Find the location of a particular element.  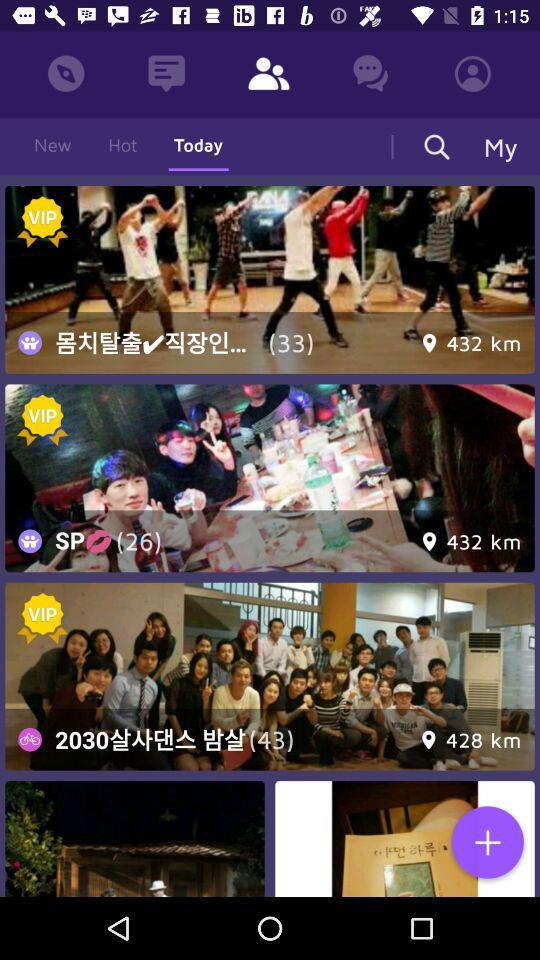

image is located at coordinates (270, 278).